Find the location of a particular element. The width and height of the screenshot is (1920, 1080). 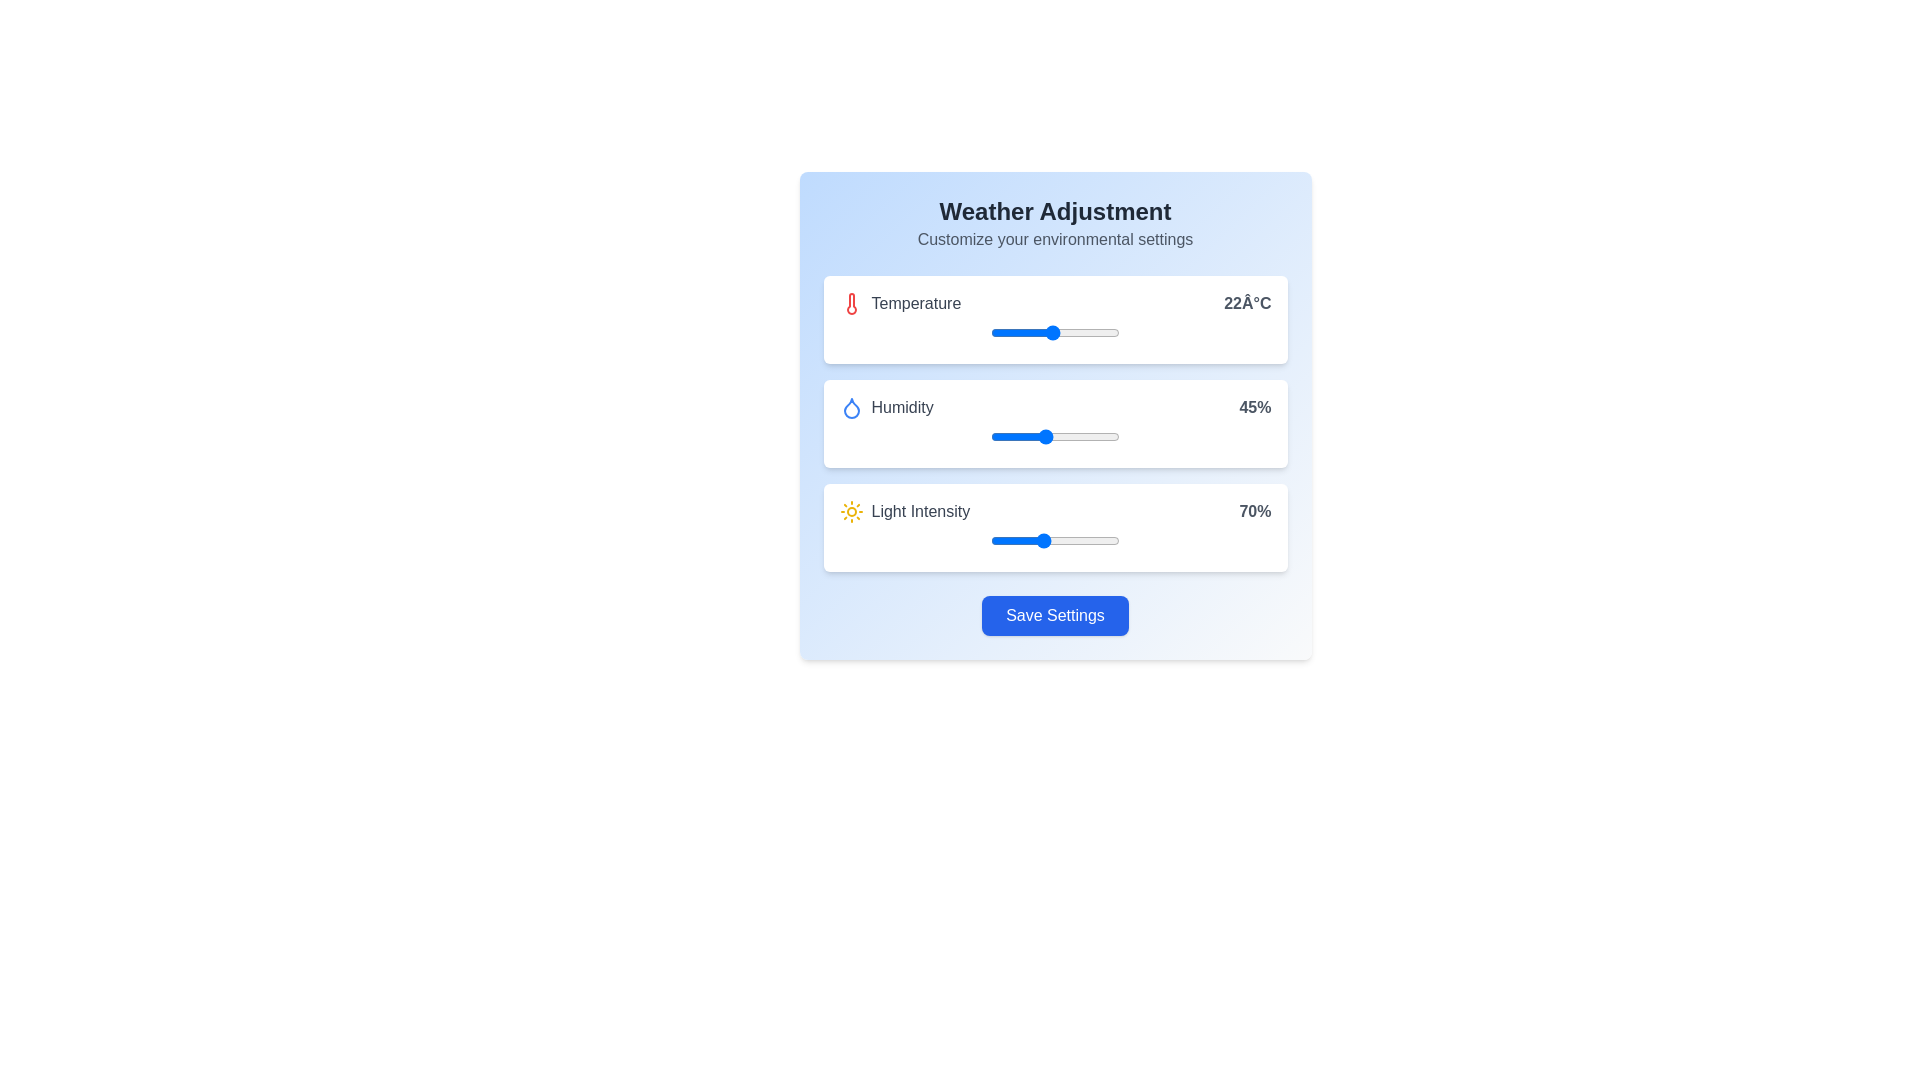

the light intensity is located at coordinates (1054, 540).